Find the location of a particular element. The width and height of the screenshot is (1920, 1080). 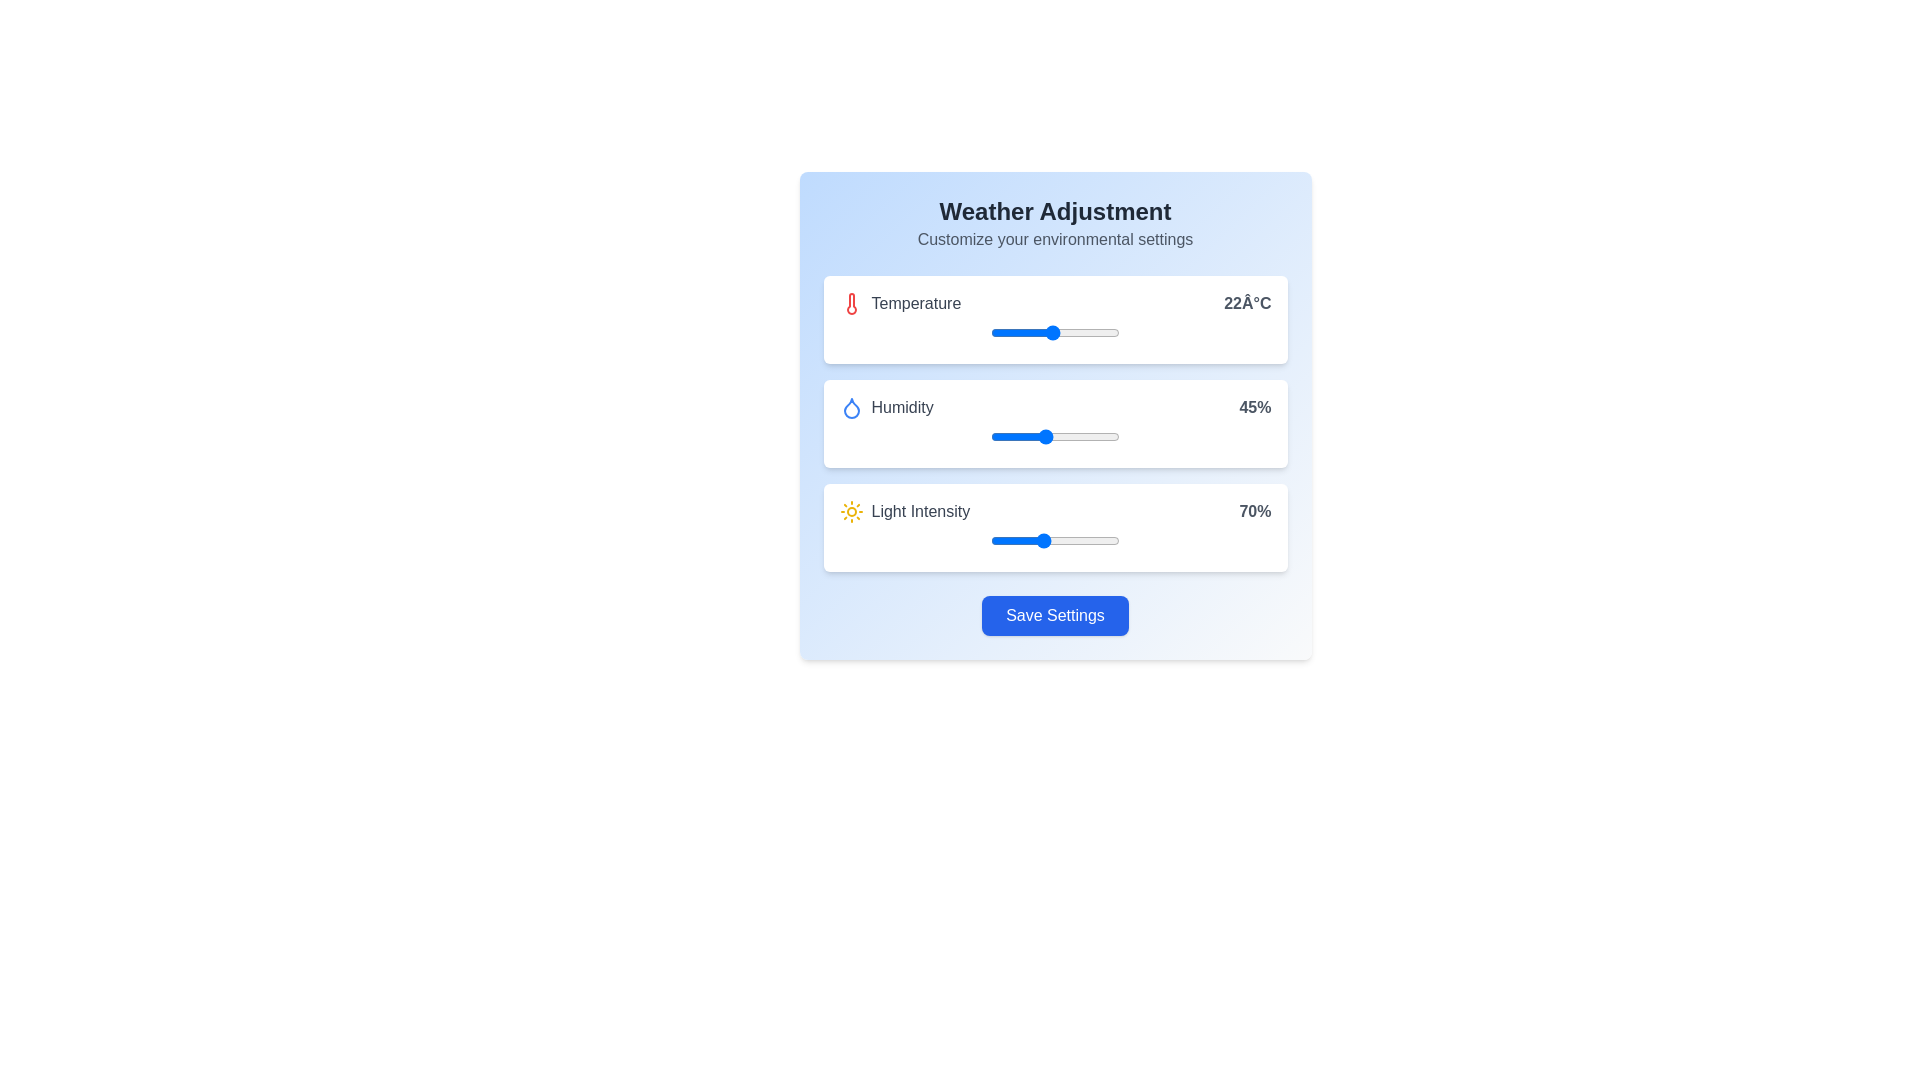

the light intensity is located at coordinates (1054, 540).